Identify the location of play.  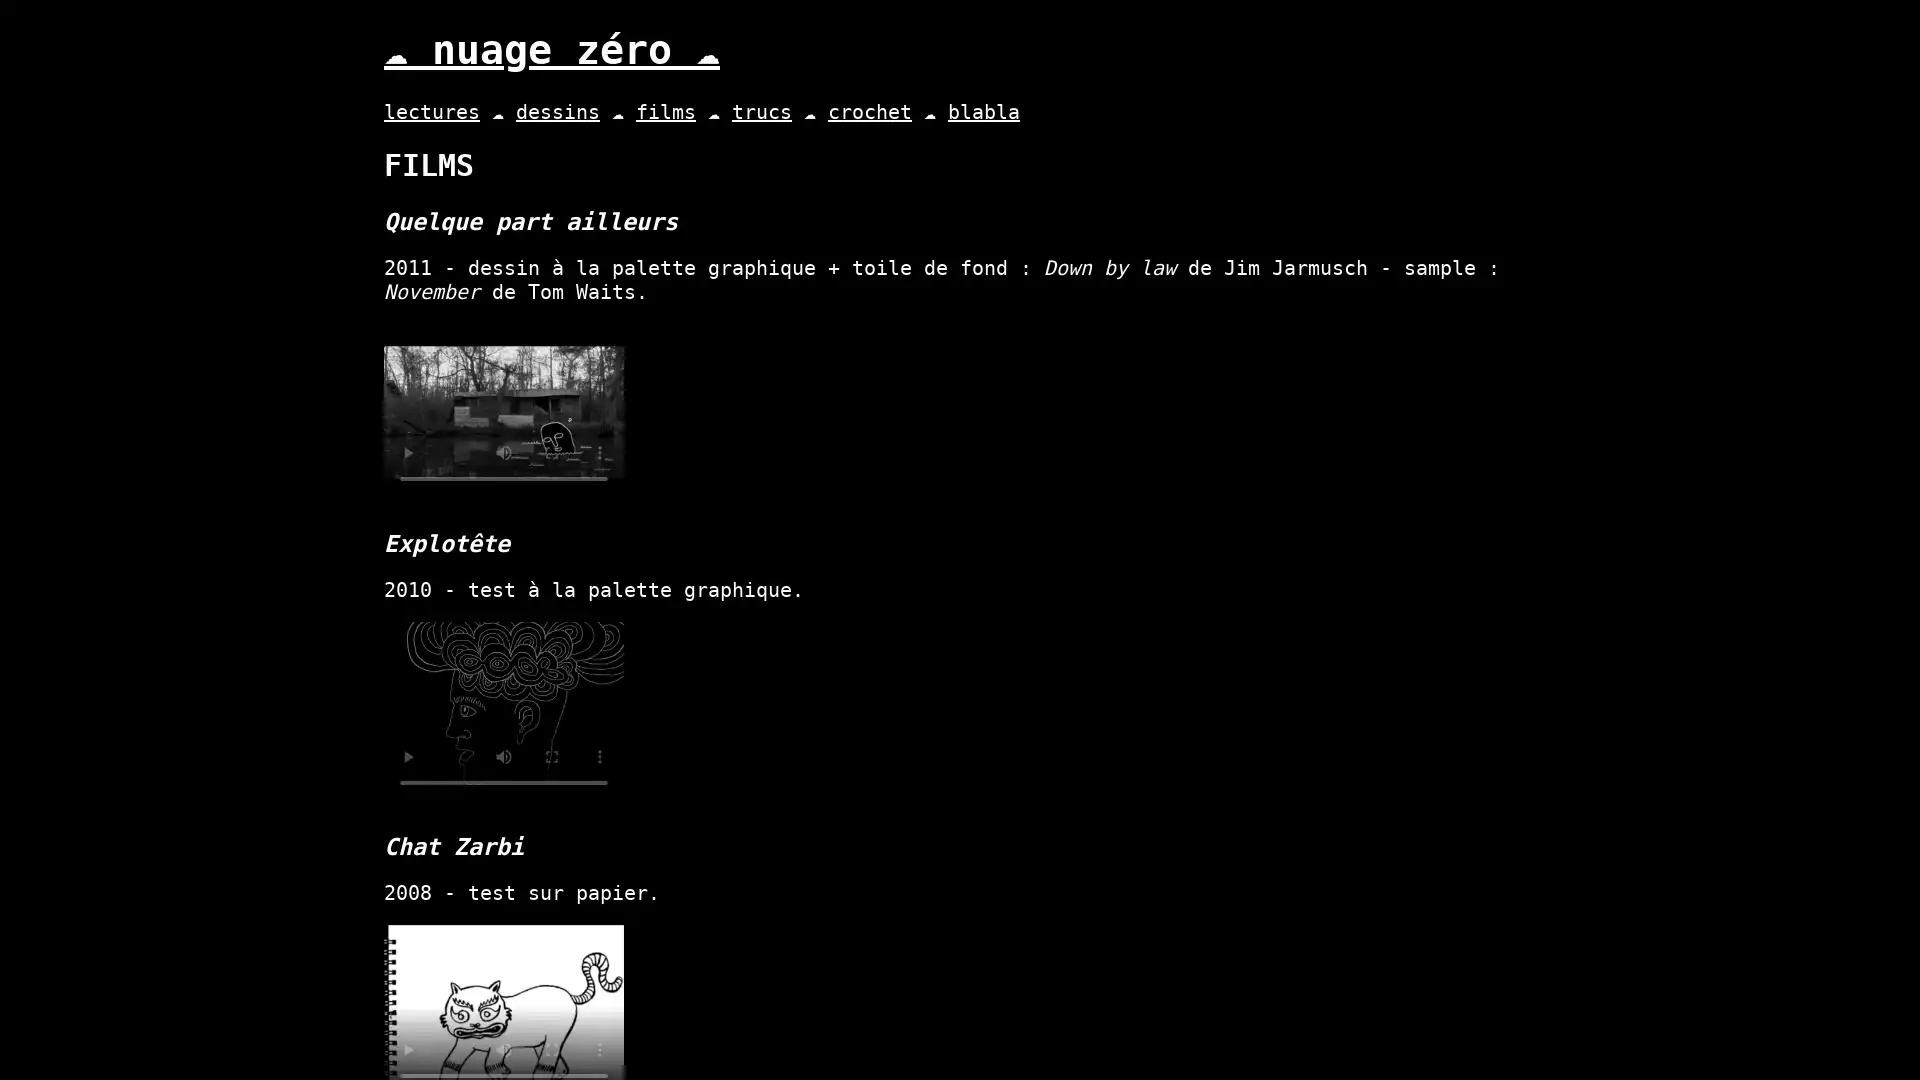
(407, 756).